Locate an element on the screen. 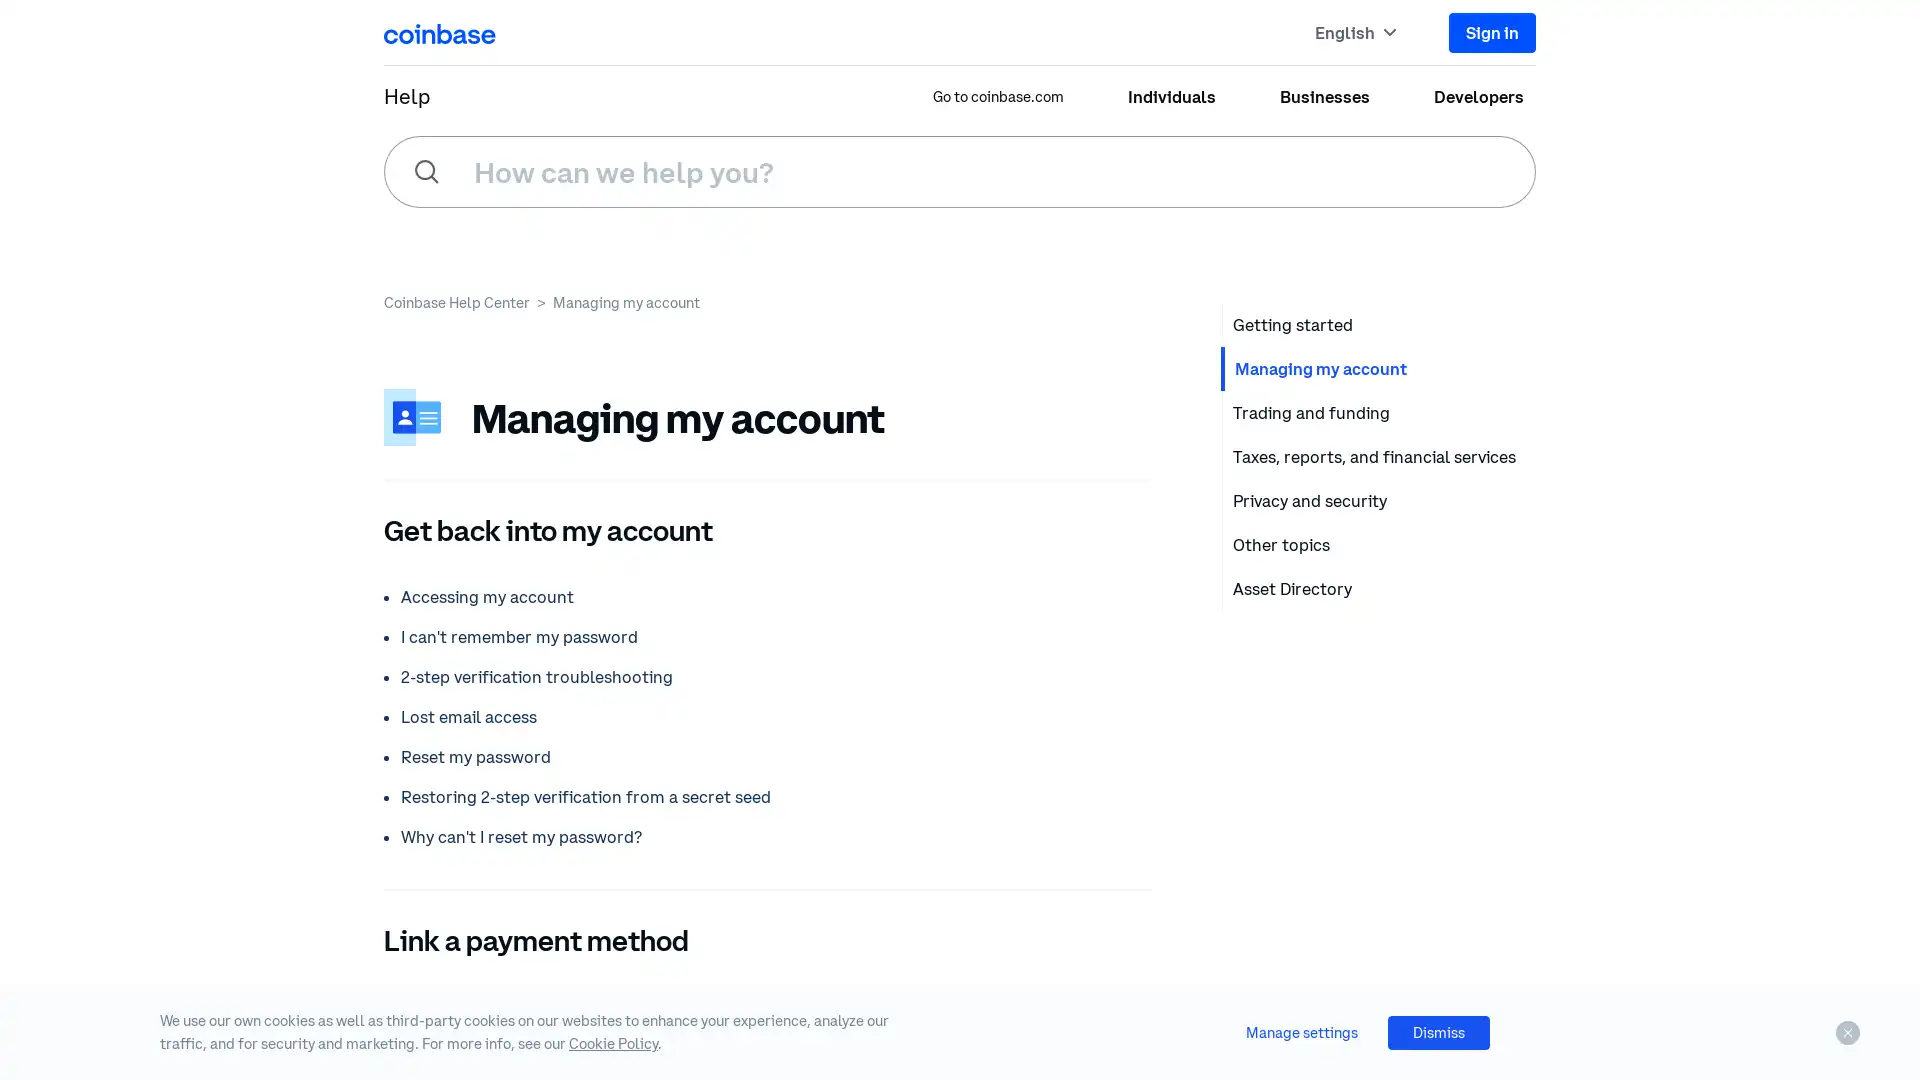 This screenshot has height=1080, width=1920. Dismiss is located at coordinates (1847, 1033).